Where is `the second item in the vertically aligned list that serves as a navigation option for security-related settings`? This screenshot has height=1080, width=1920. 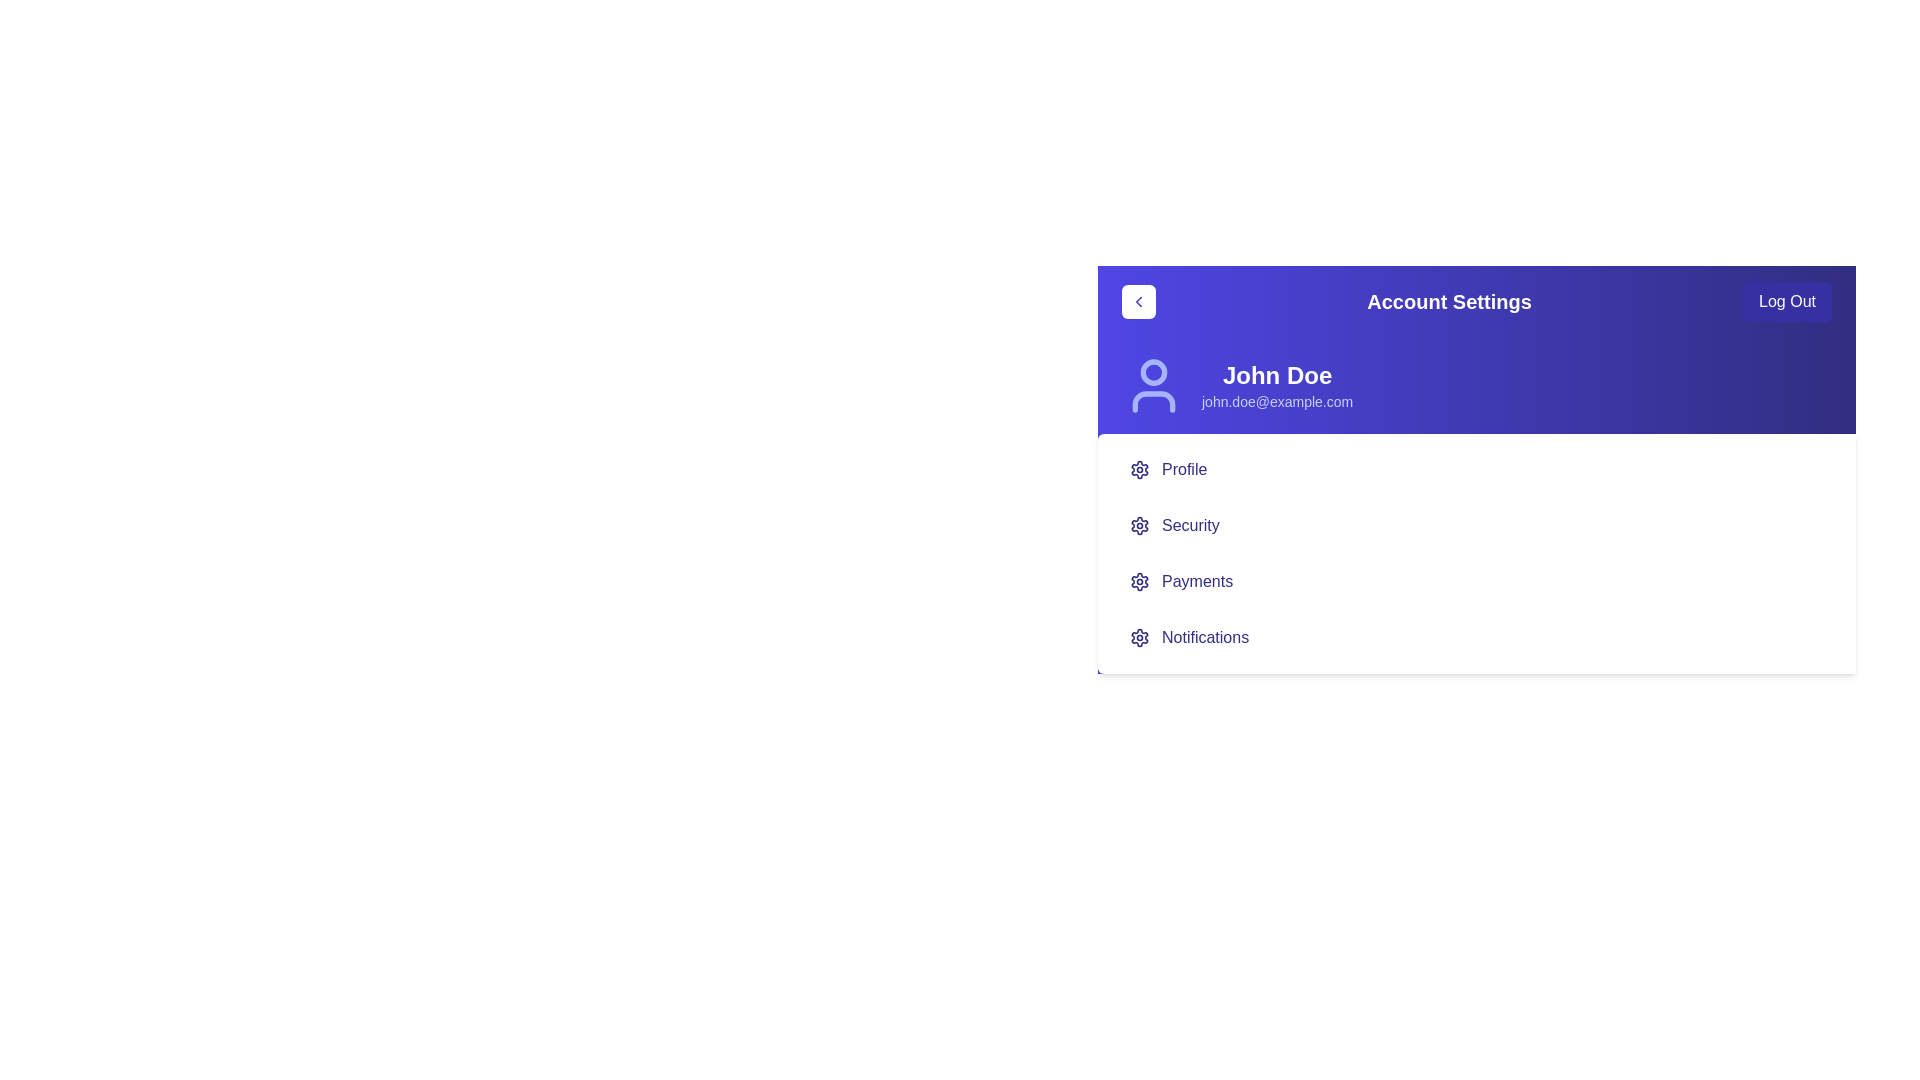
the second item in the vertically aligned list that serves as a navigation option for security-related settings is located at coordinates (1477, 524).